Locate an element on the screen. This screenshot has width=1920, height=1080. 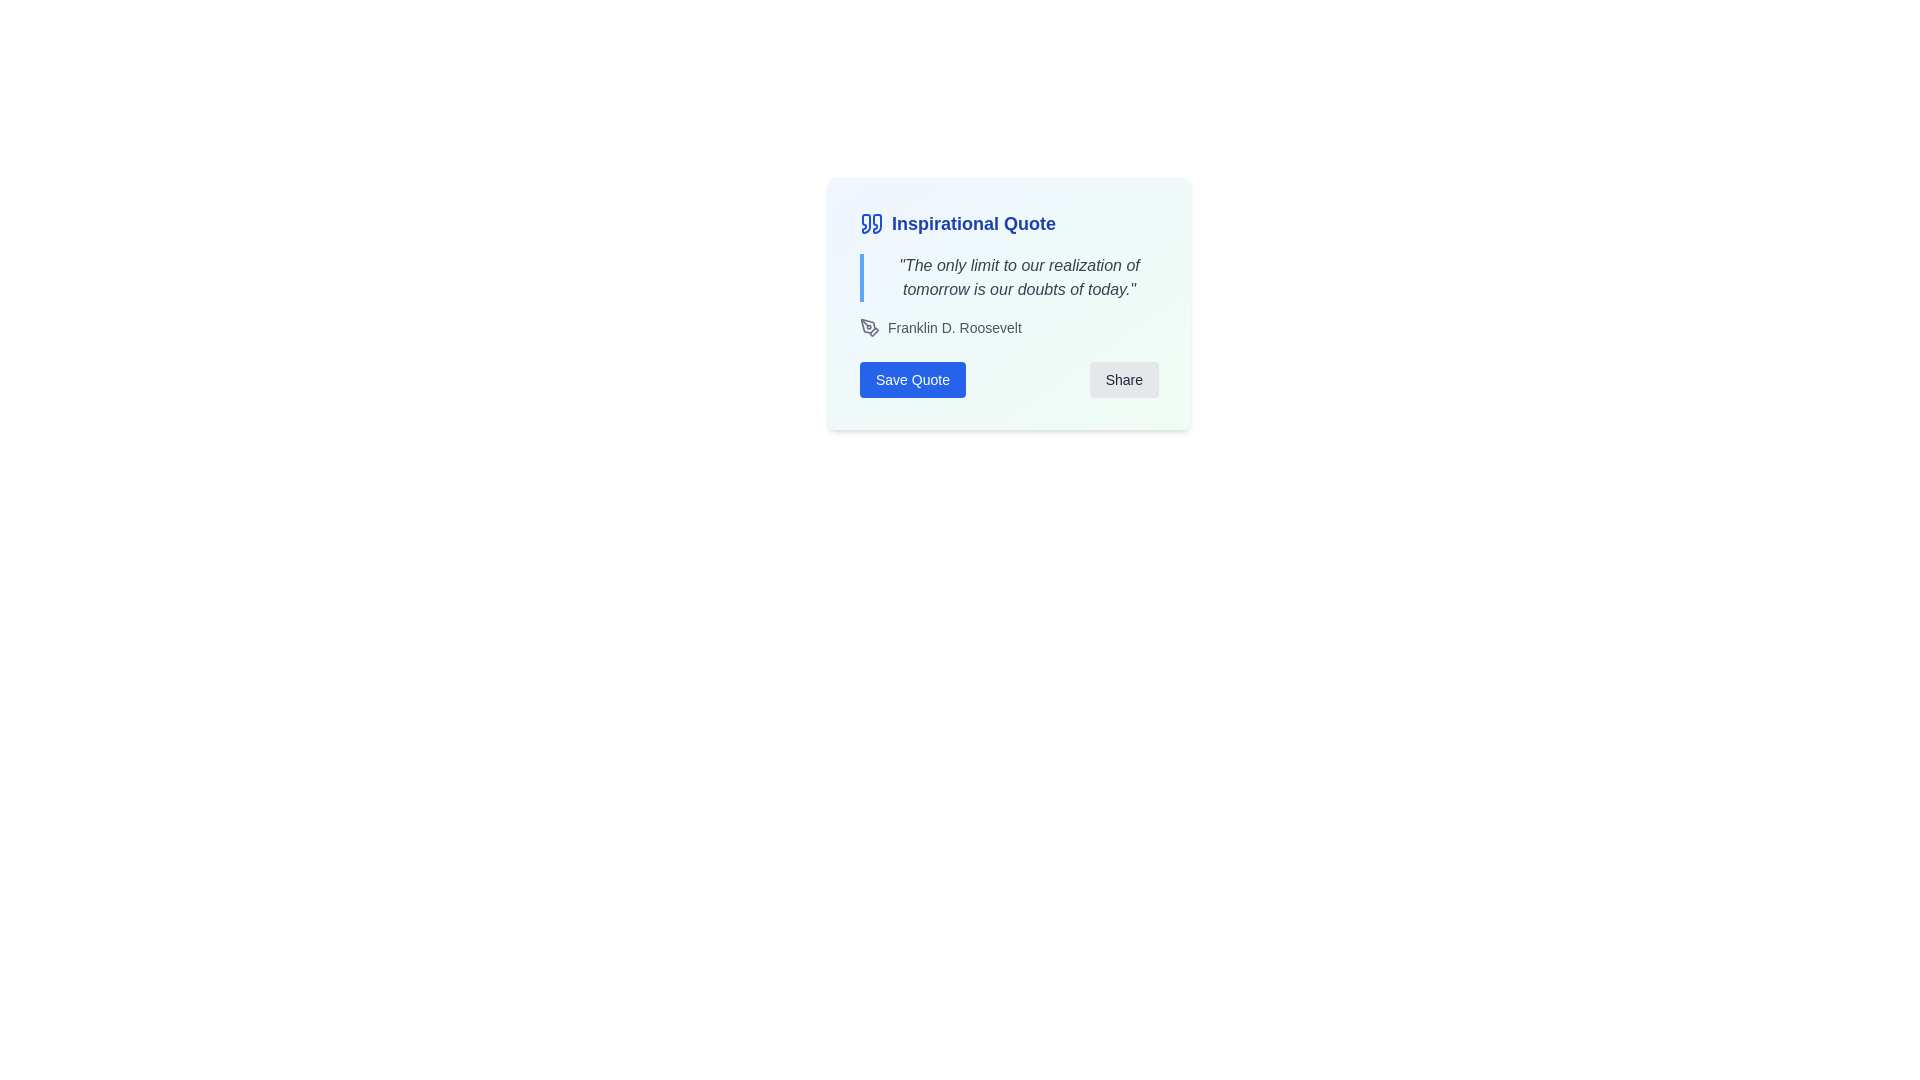
the right quotation mark icon, which indicates the start of a quoted phrase and is located in the card header at the top-left of the card is located at coordinates (877, 223).